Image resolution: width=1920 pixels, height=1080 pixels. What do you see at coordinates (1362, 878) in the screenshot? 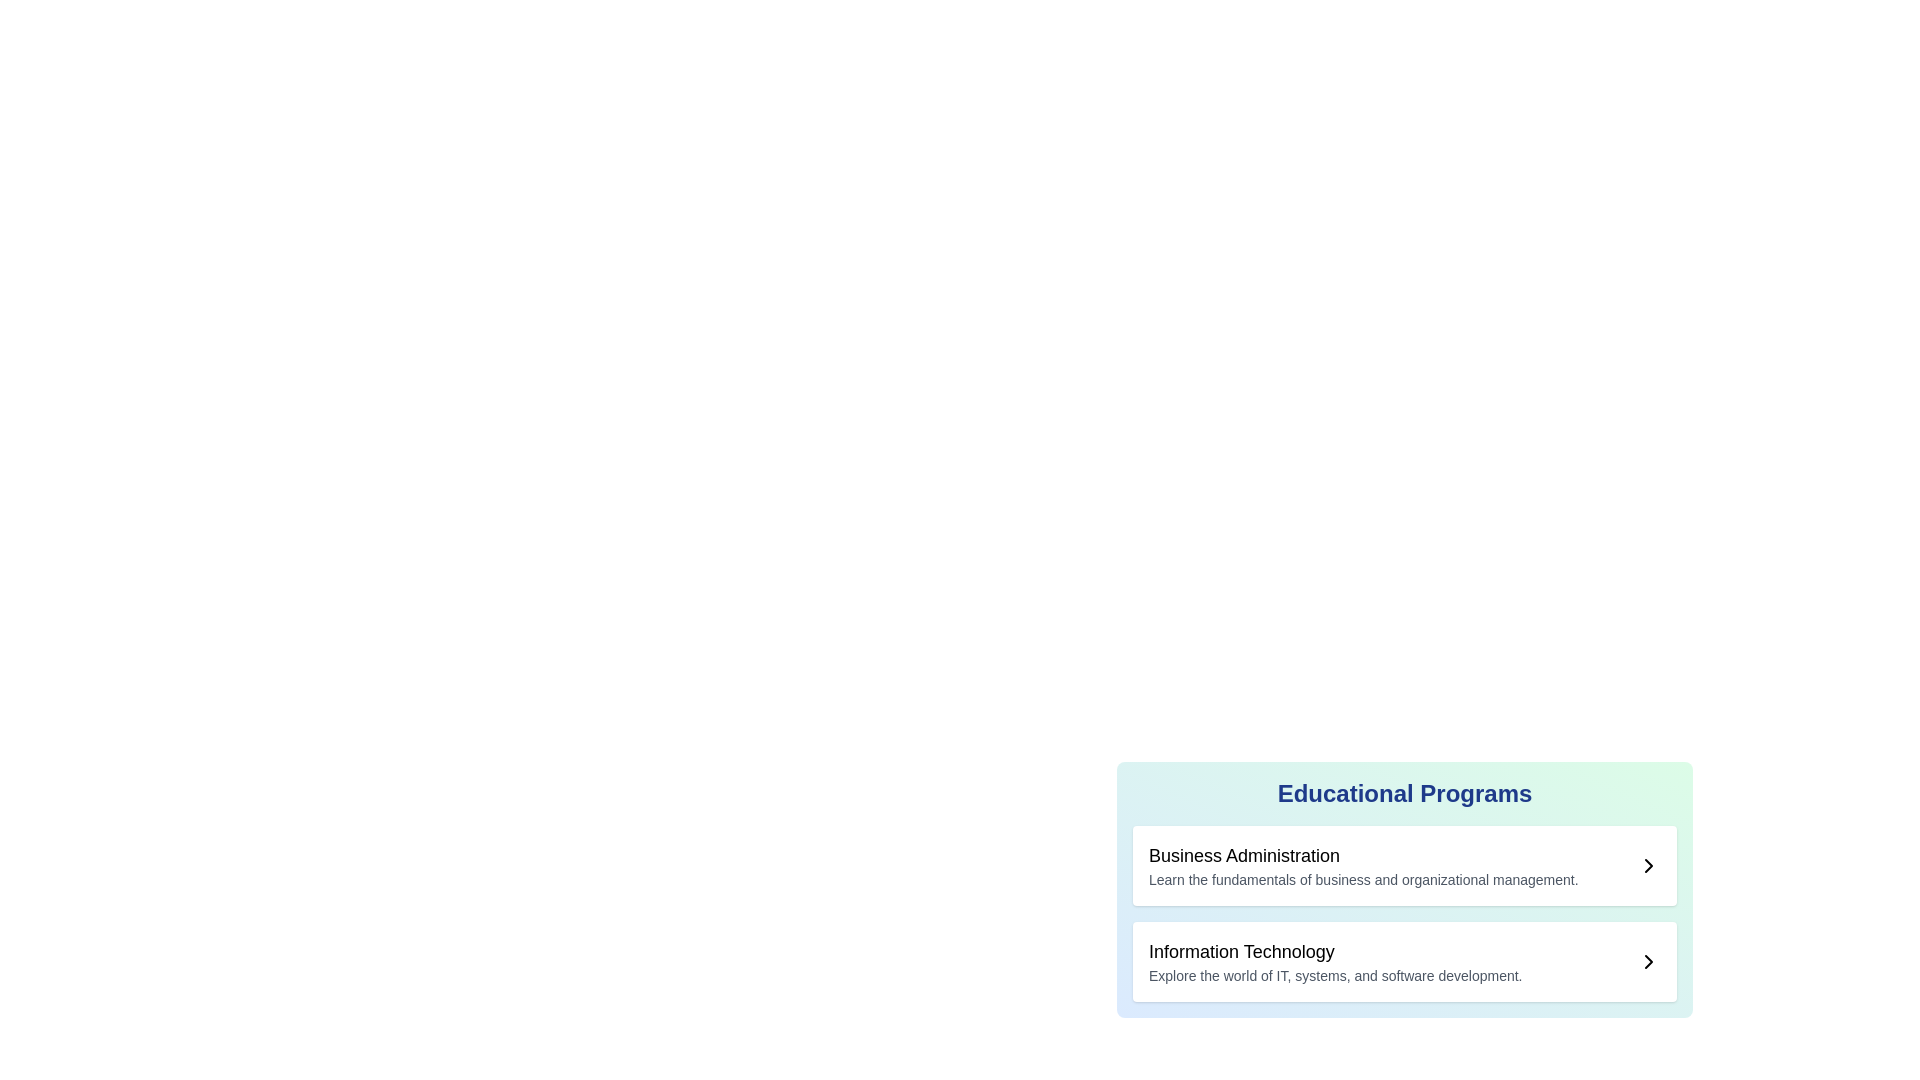
I see `subtext element that contains the line of text 'Learn the fundamentals of business and organizational management.' which is styled in small gray font and positioned below the header 'Business Administration' in the 'Educational Programs' section` at bounding box center [1362, 878].